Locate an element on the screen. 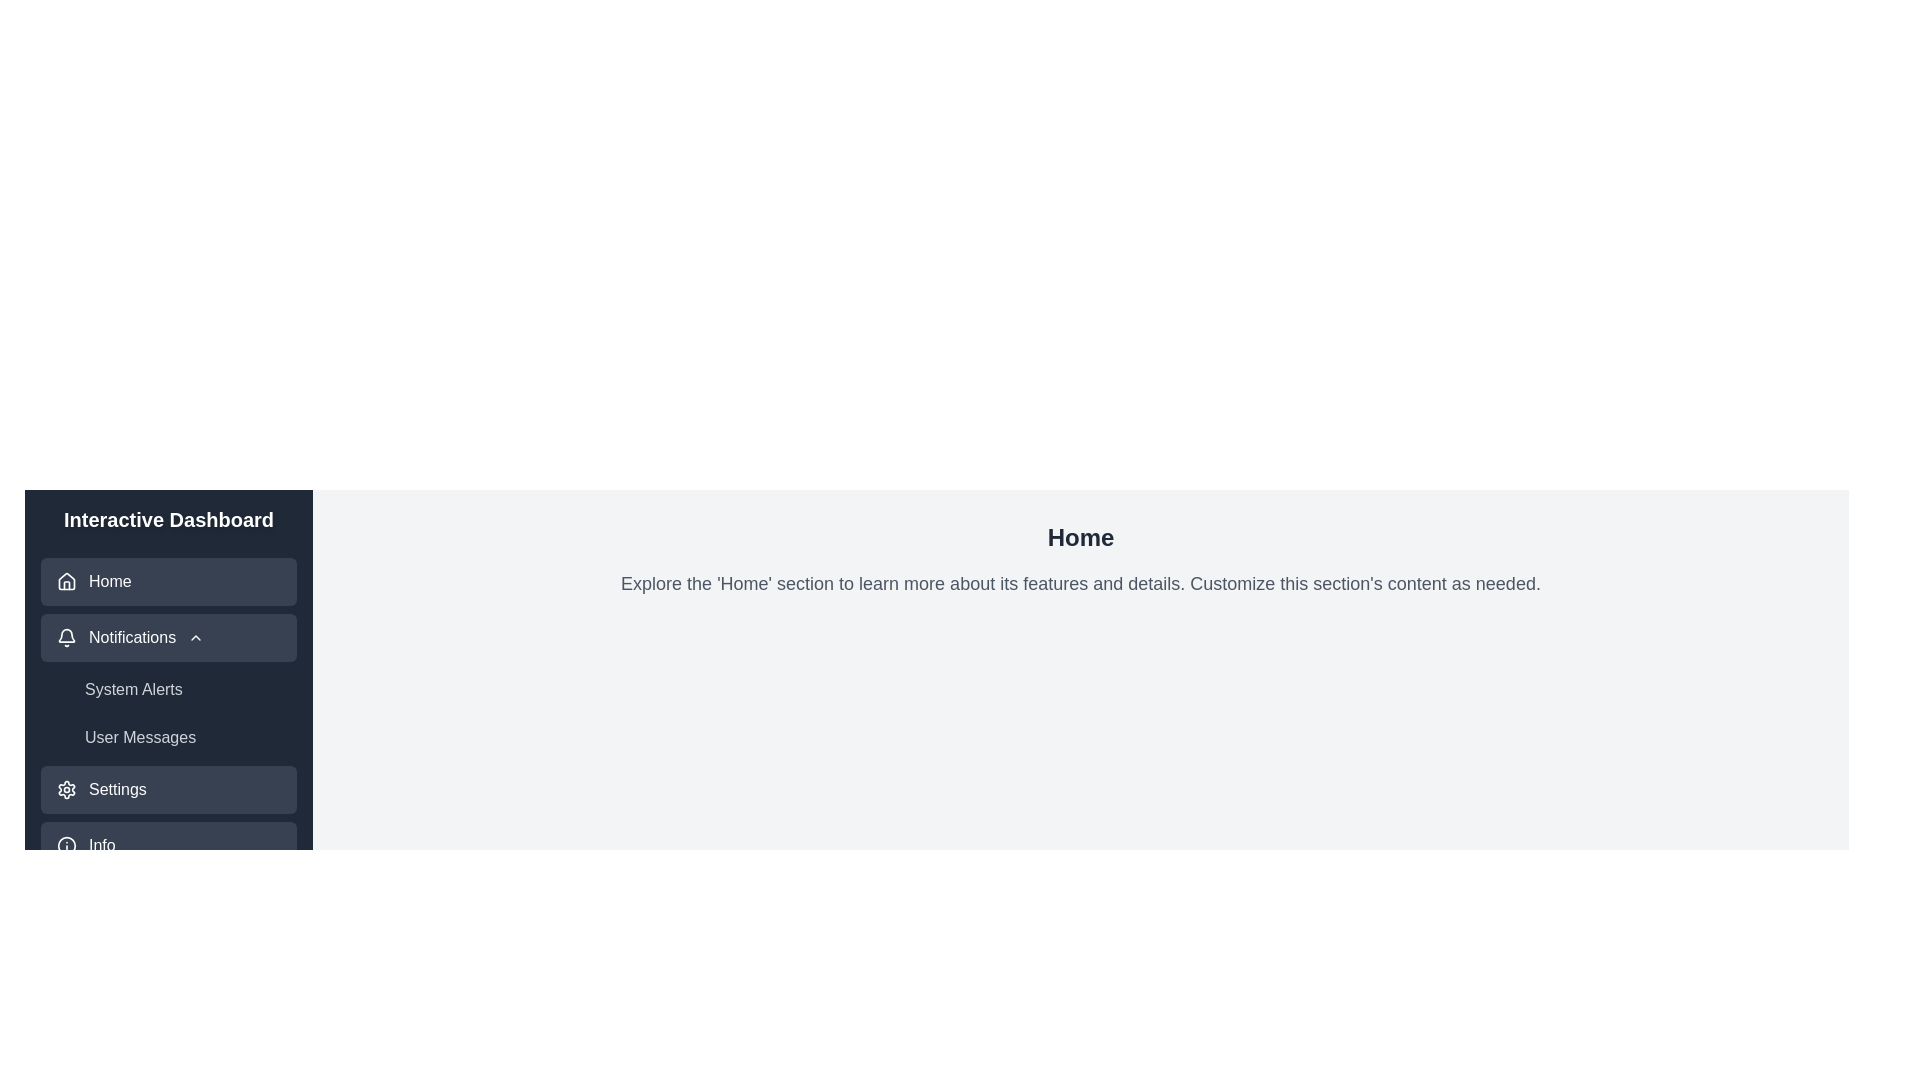 Image resolution: width=1920 pixels, height=1080 pixels. the 'Home' text label is located at coordinates (109, 582).